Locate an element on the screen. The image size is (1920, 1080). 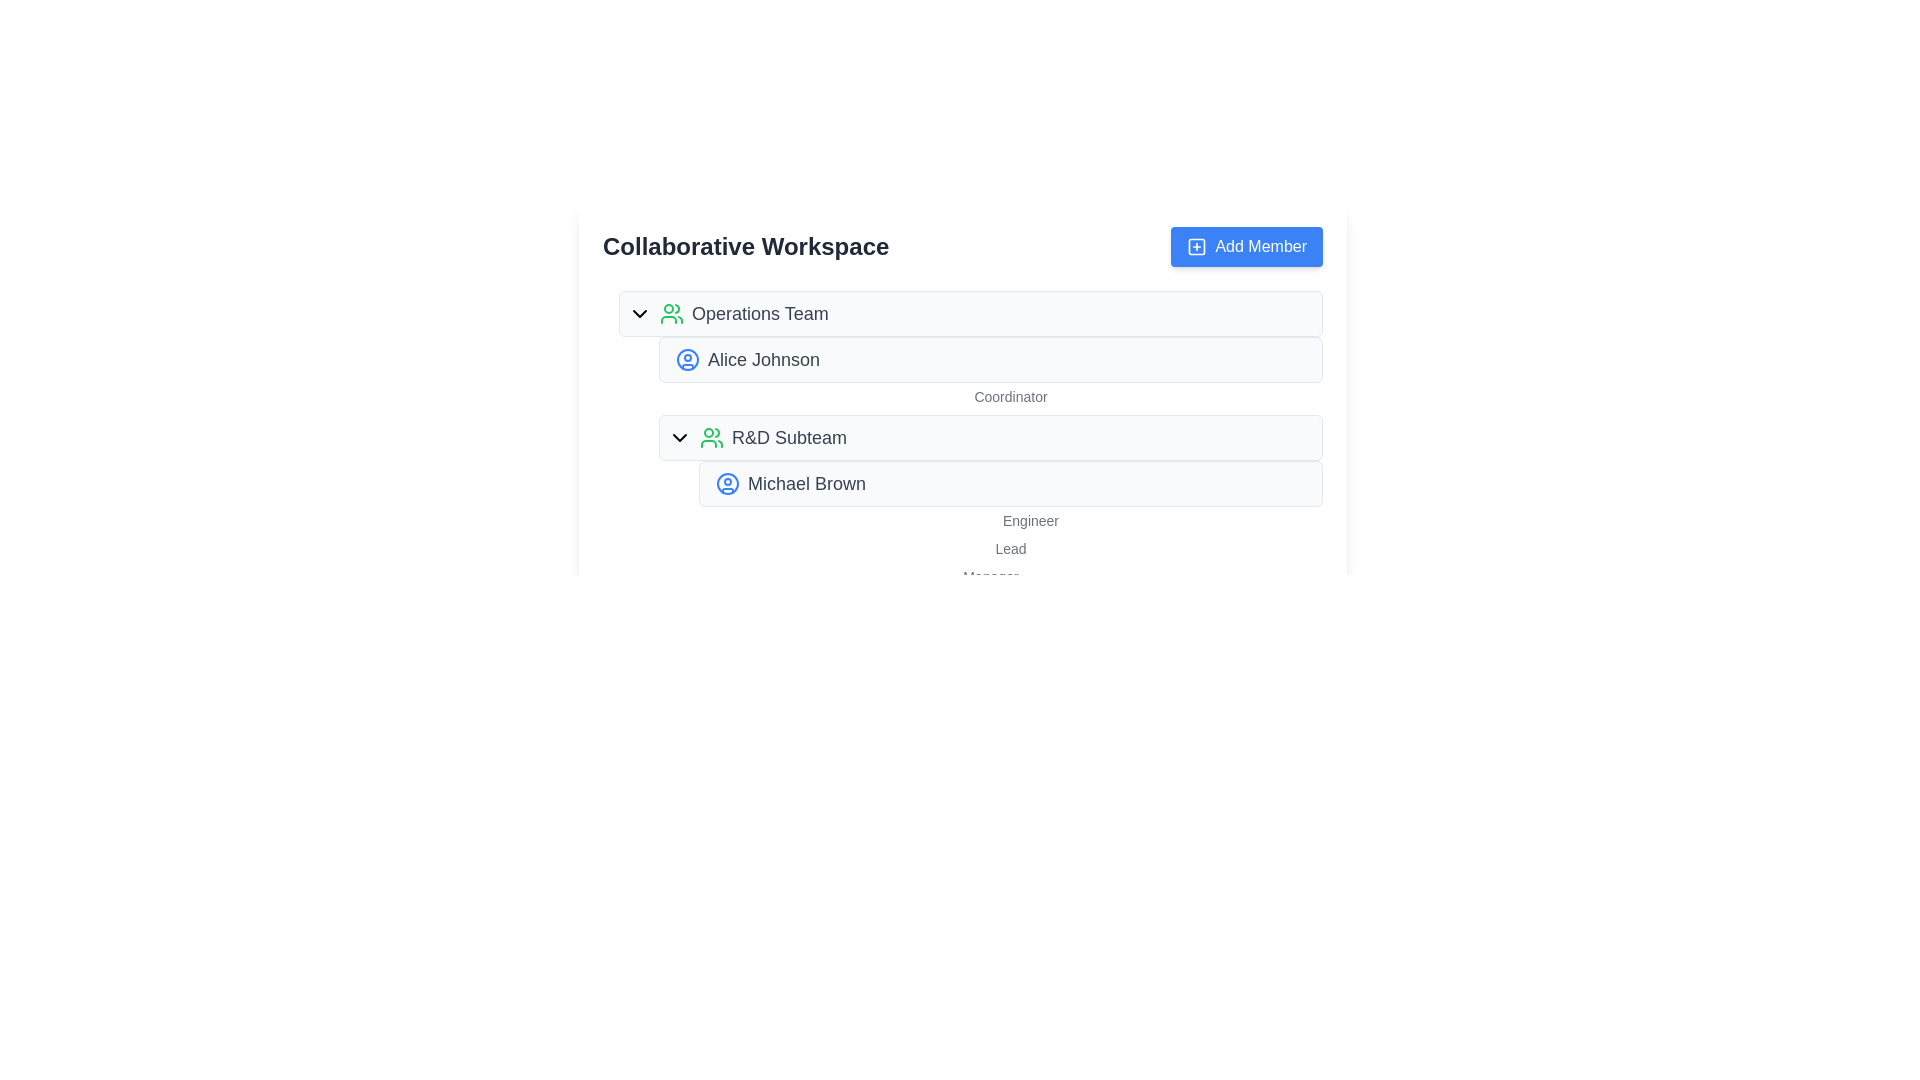
the icon element representing a group of people, which is styled with a green outline and is located to the immediate left of the text 'R&D Subteam' is located at coordinates (711, 437).